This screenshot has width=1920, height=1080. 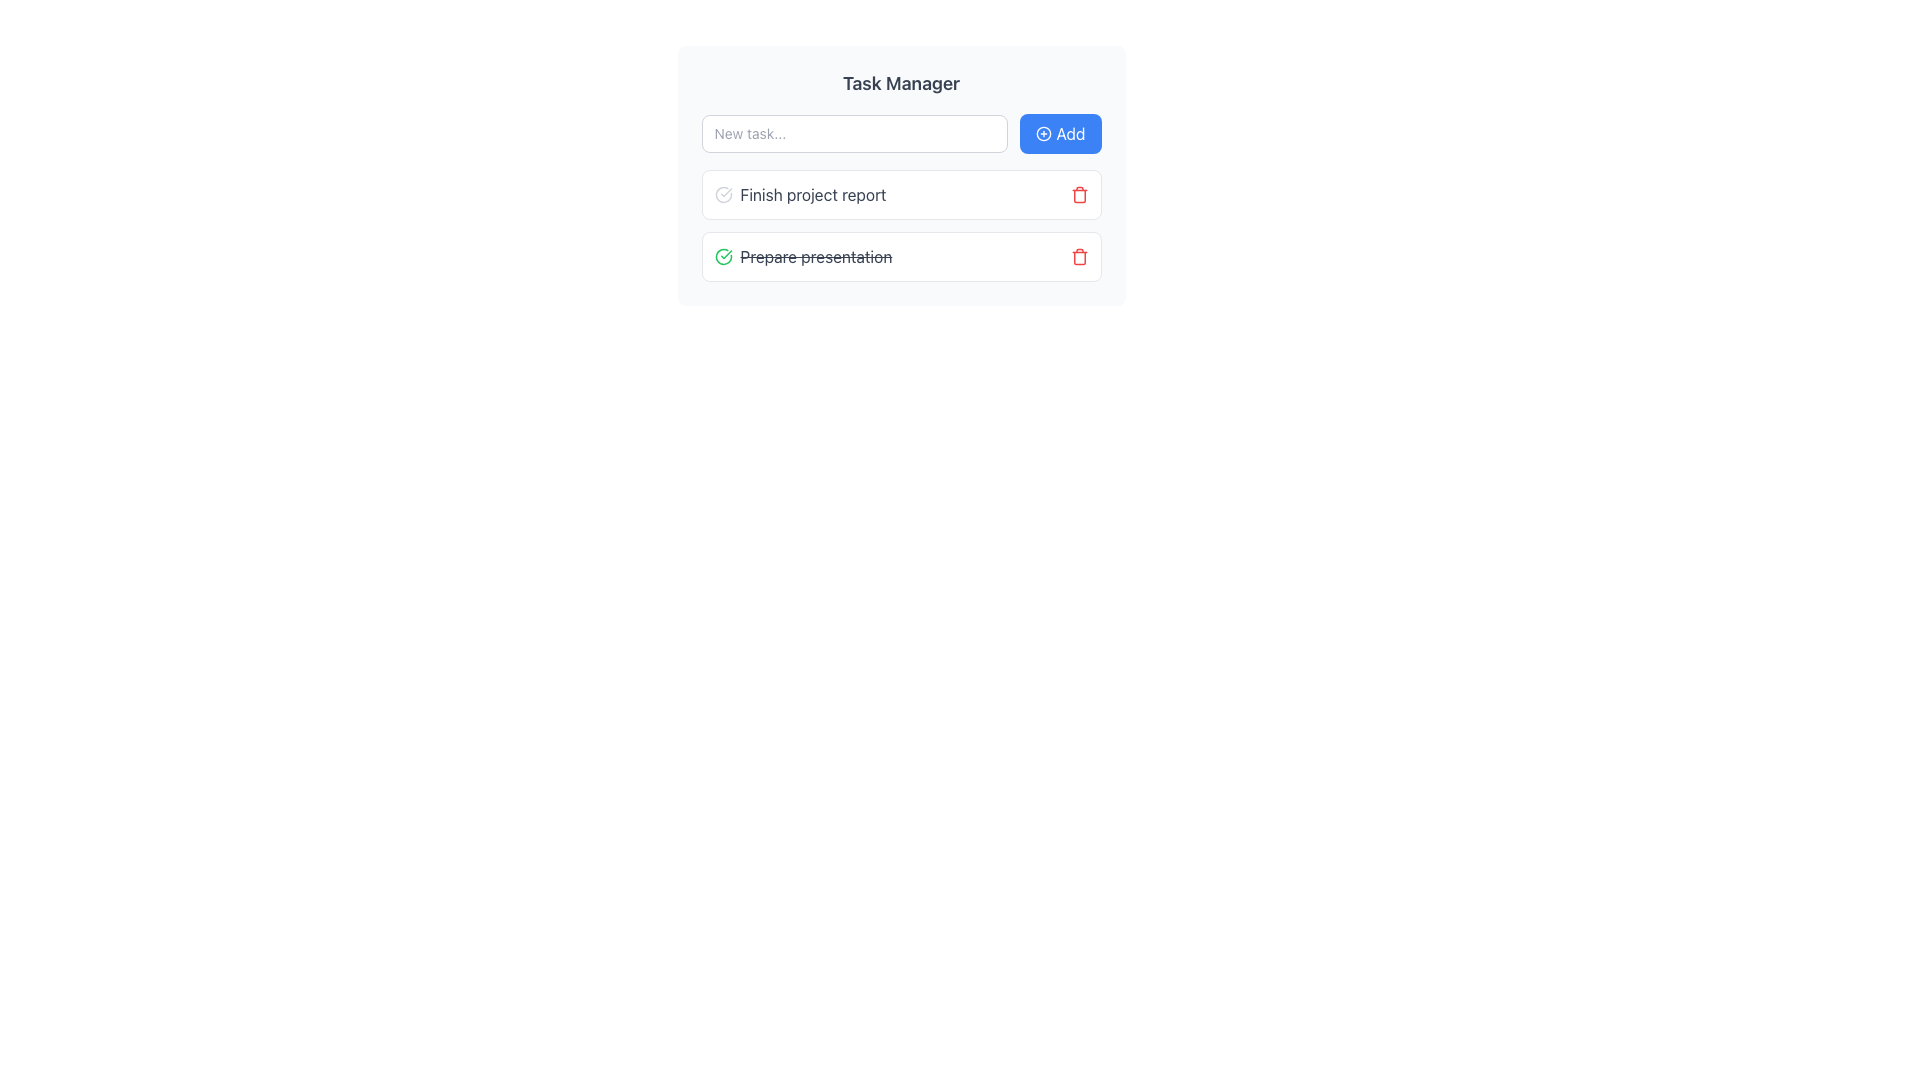 I want to click on the status indicator icon for the task 'Finish project report', so click(x=722, y=195).